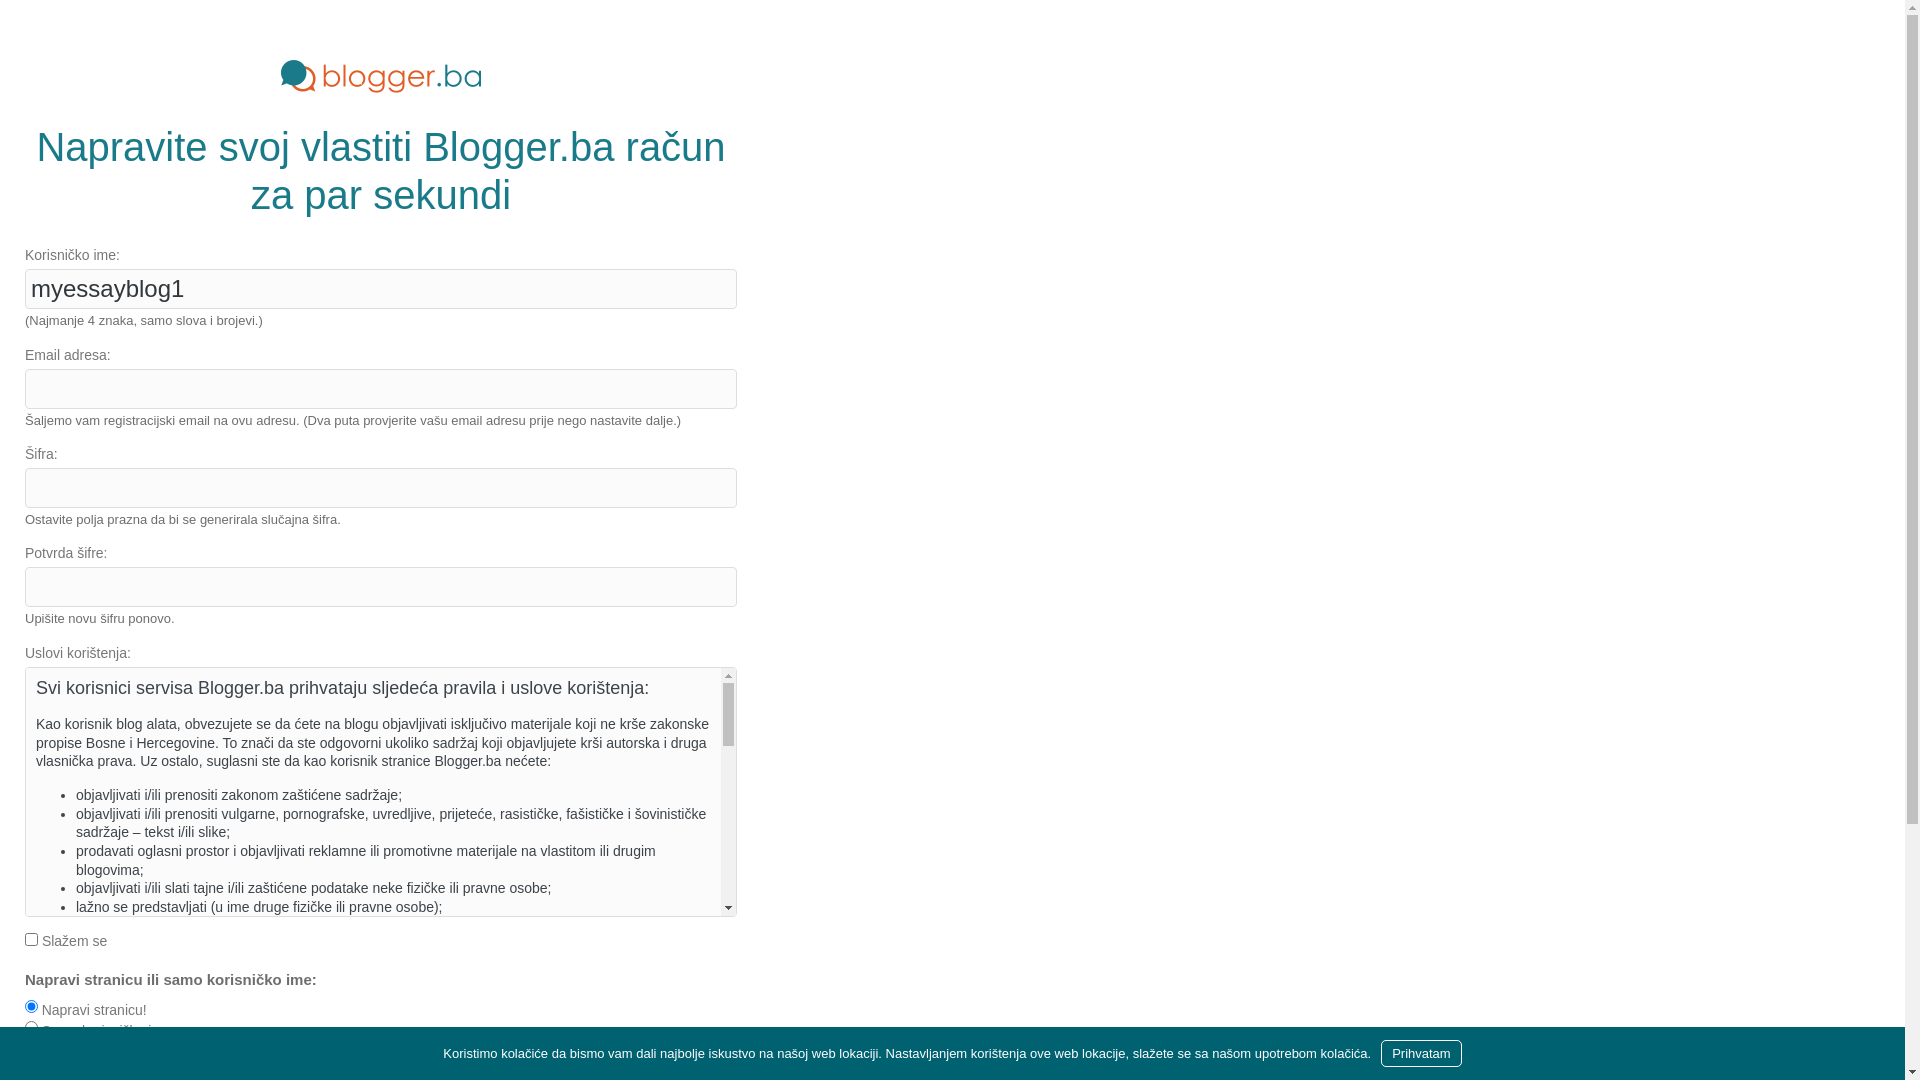  I want to click on 'Prihvatam', so click(1420, 1052).